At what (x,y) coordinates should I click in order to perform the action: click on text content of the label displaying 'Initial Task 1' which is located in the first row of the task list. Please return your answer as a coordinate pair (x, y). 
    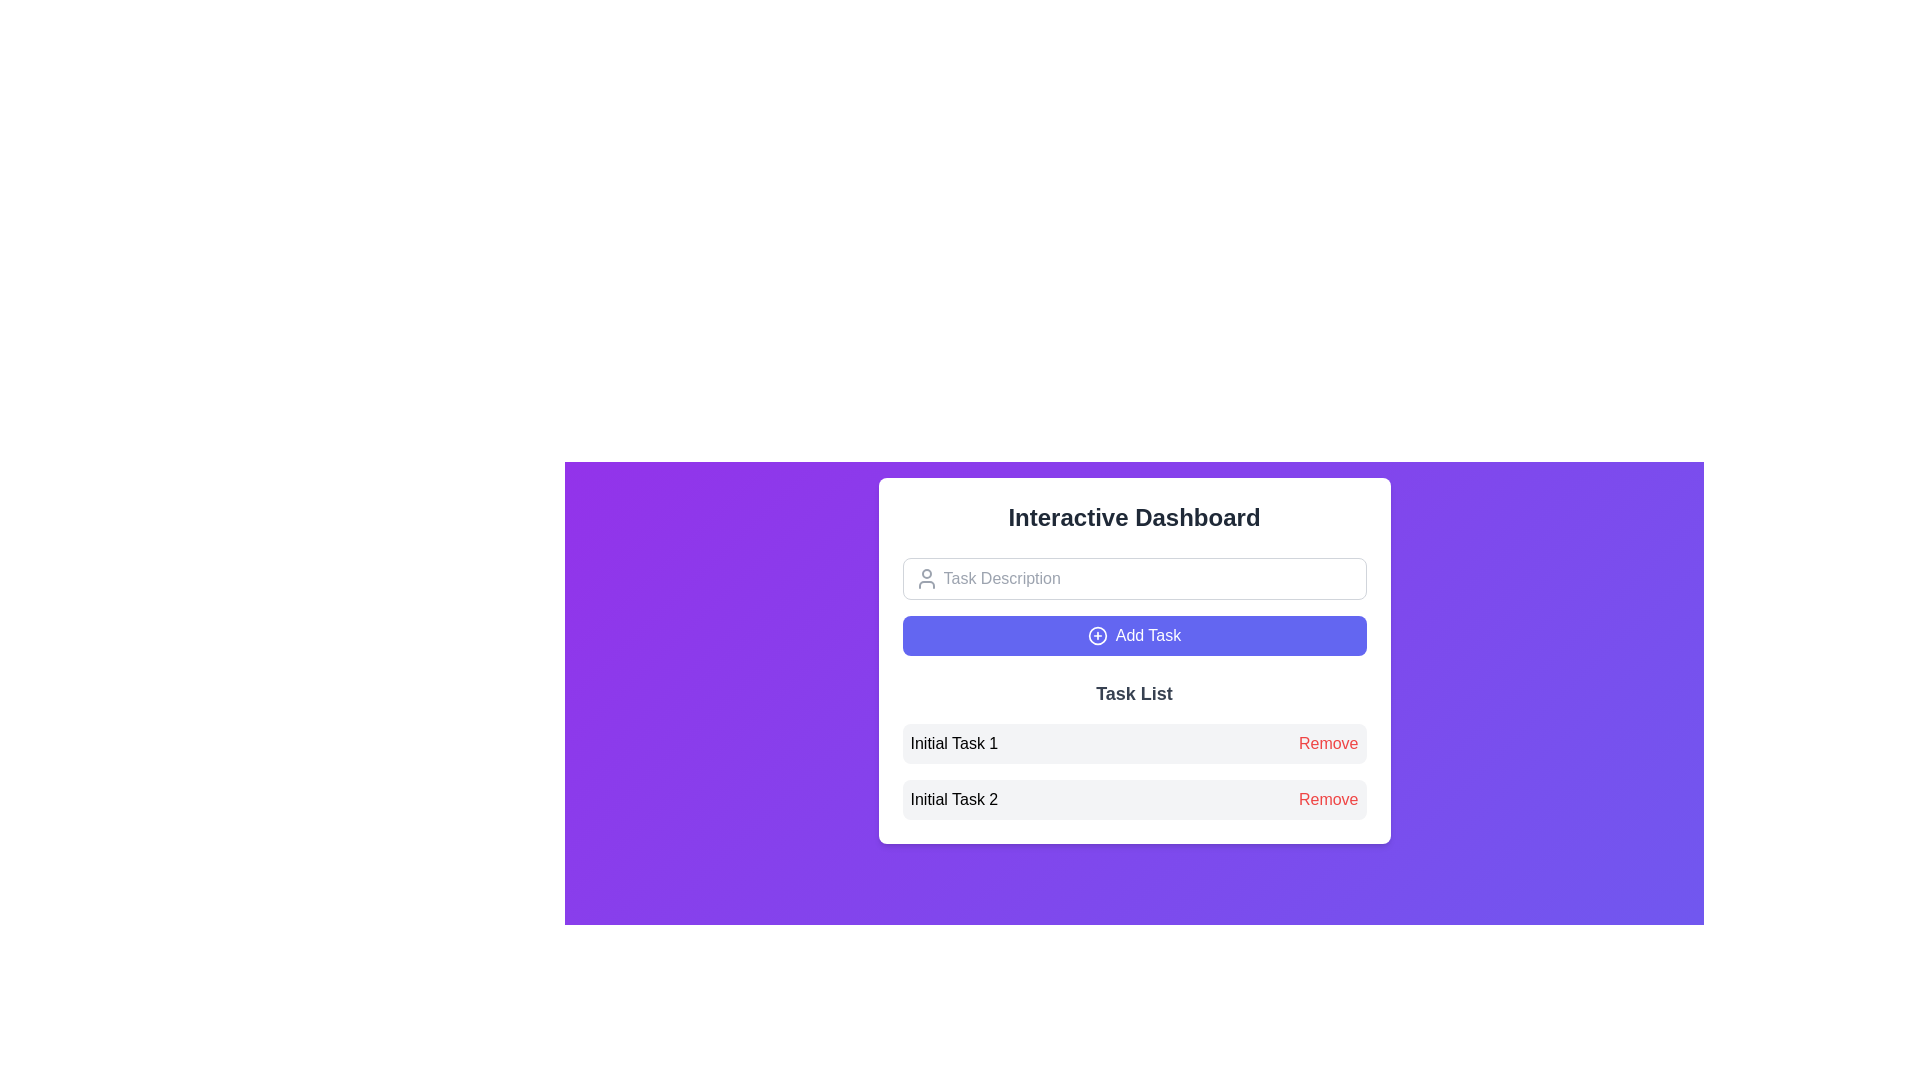
    Looking at the image, I should click on (953, 744).